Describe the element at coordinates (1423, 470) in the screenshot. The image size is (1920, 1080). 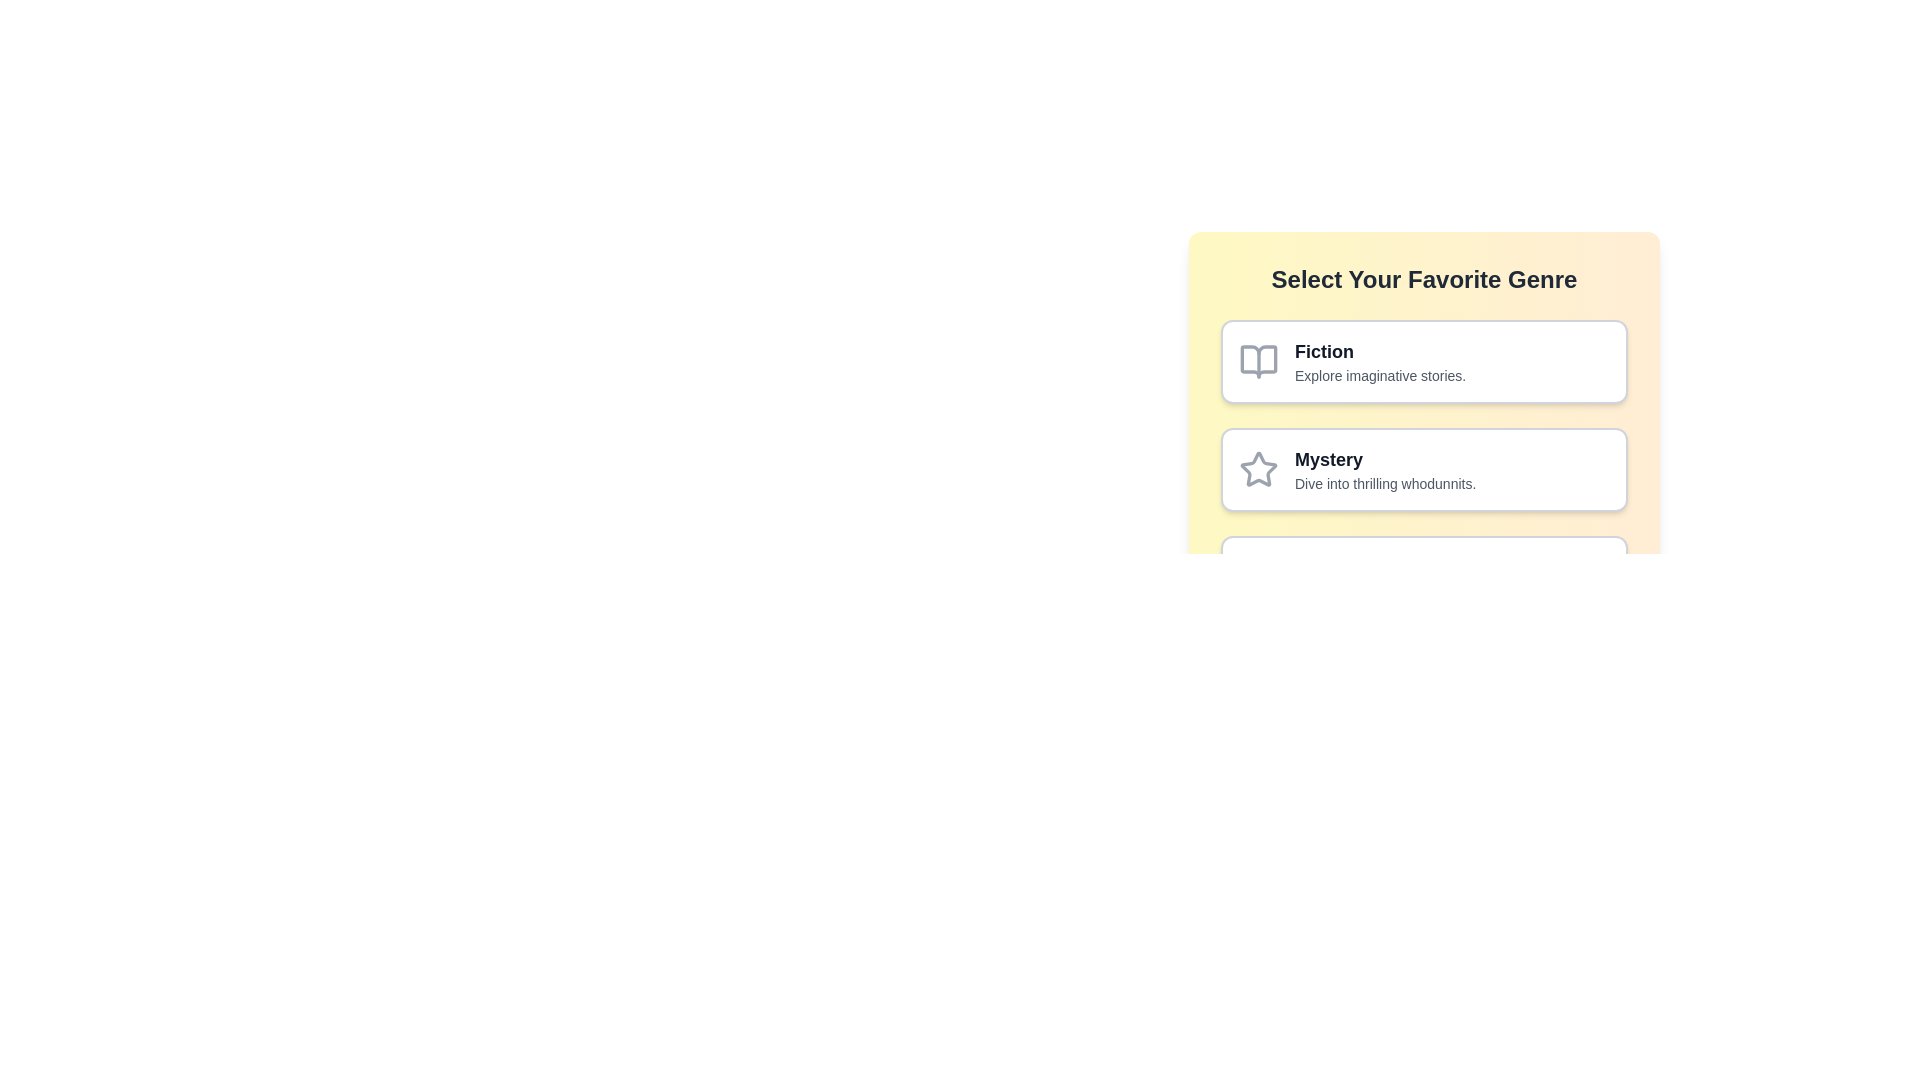
I see `to select the 'Mystery' genre option, which is the second item in the list of genres` at that location.